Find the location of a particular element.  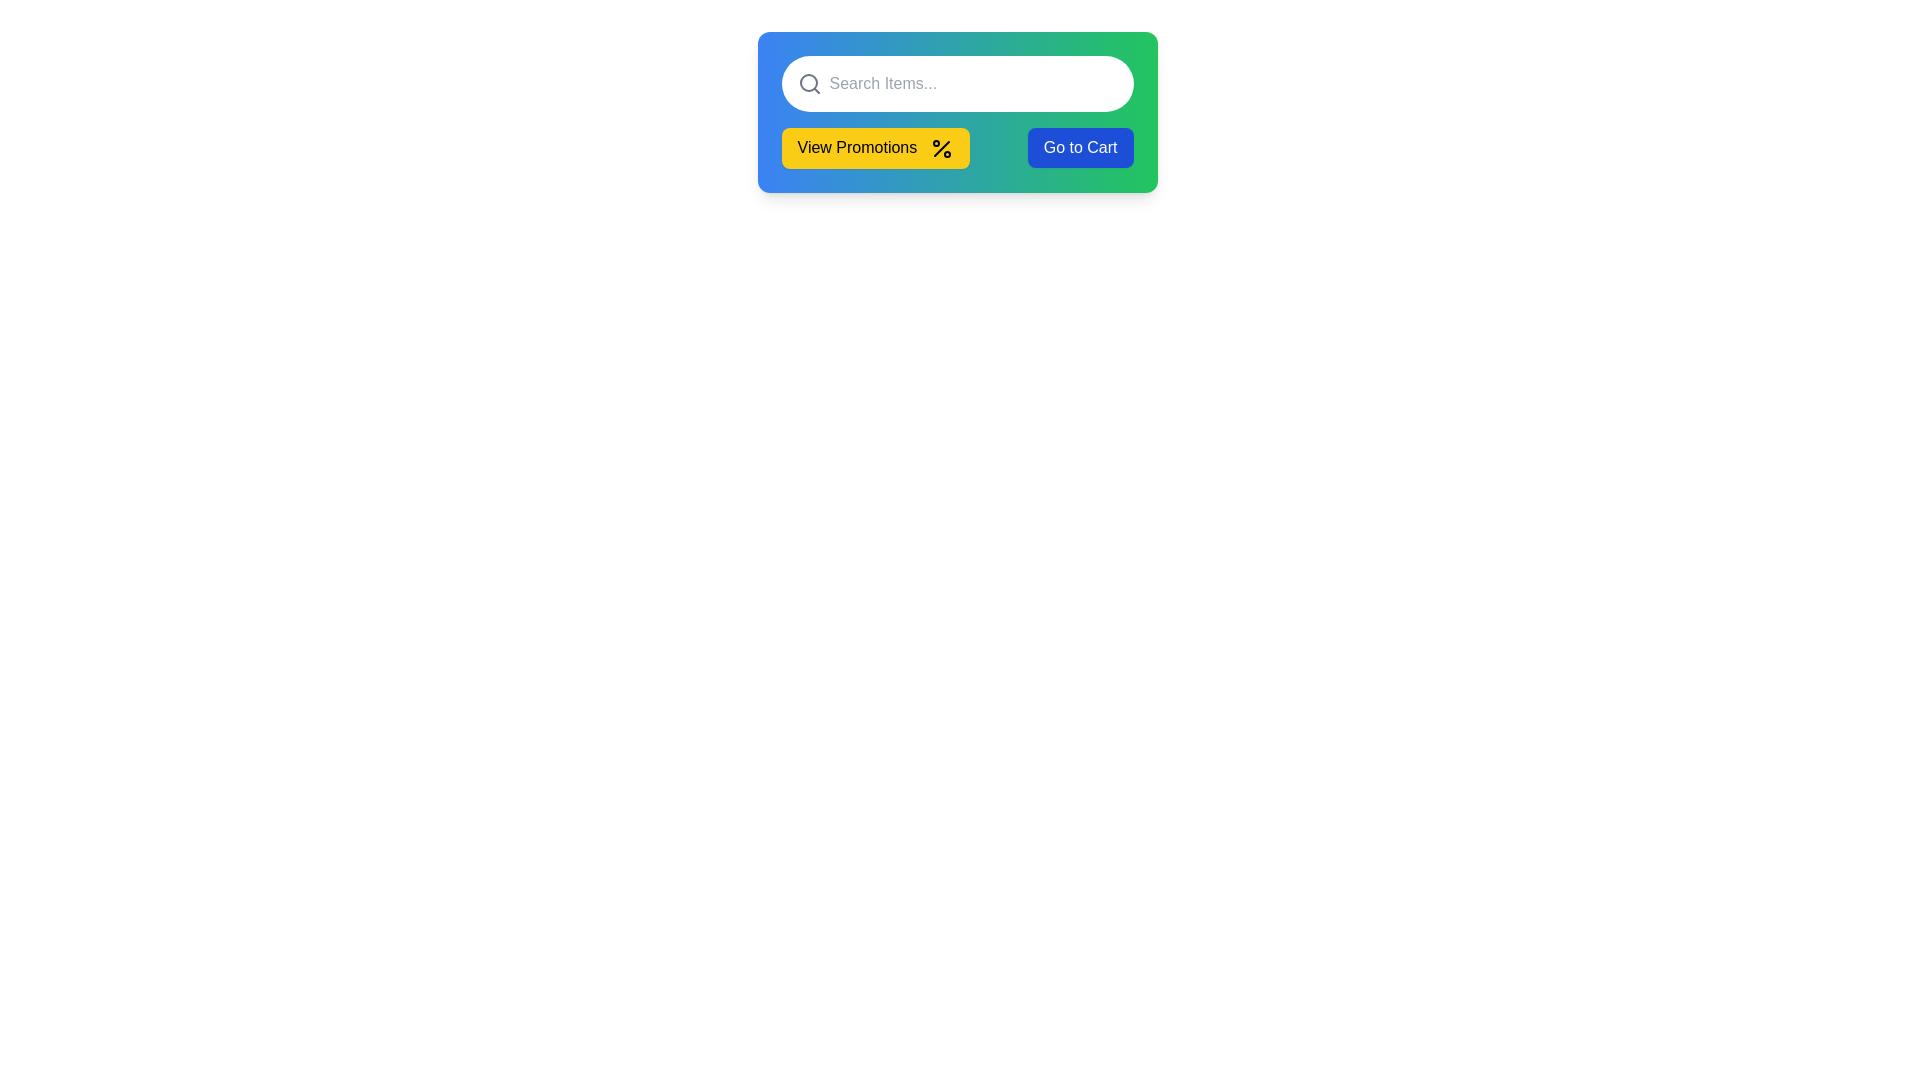

the yellow 'View Promotions' button with a percentage icon is located at coordinates (956, 147).